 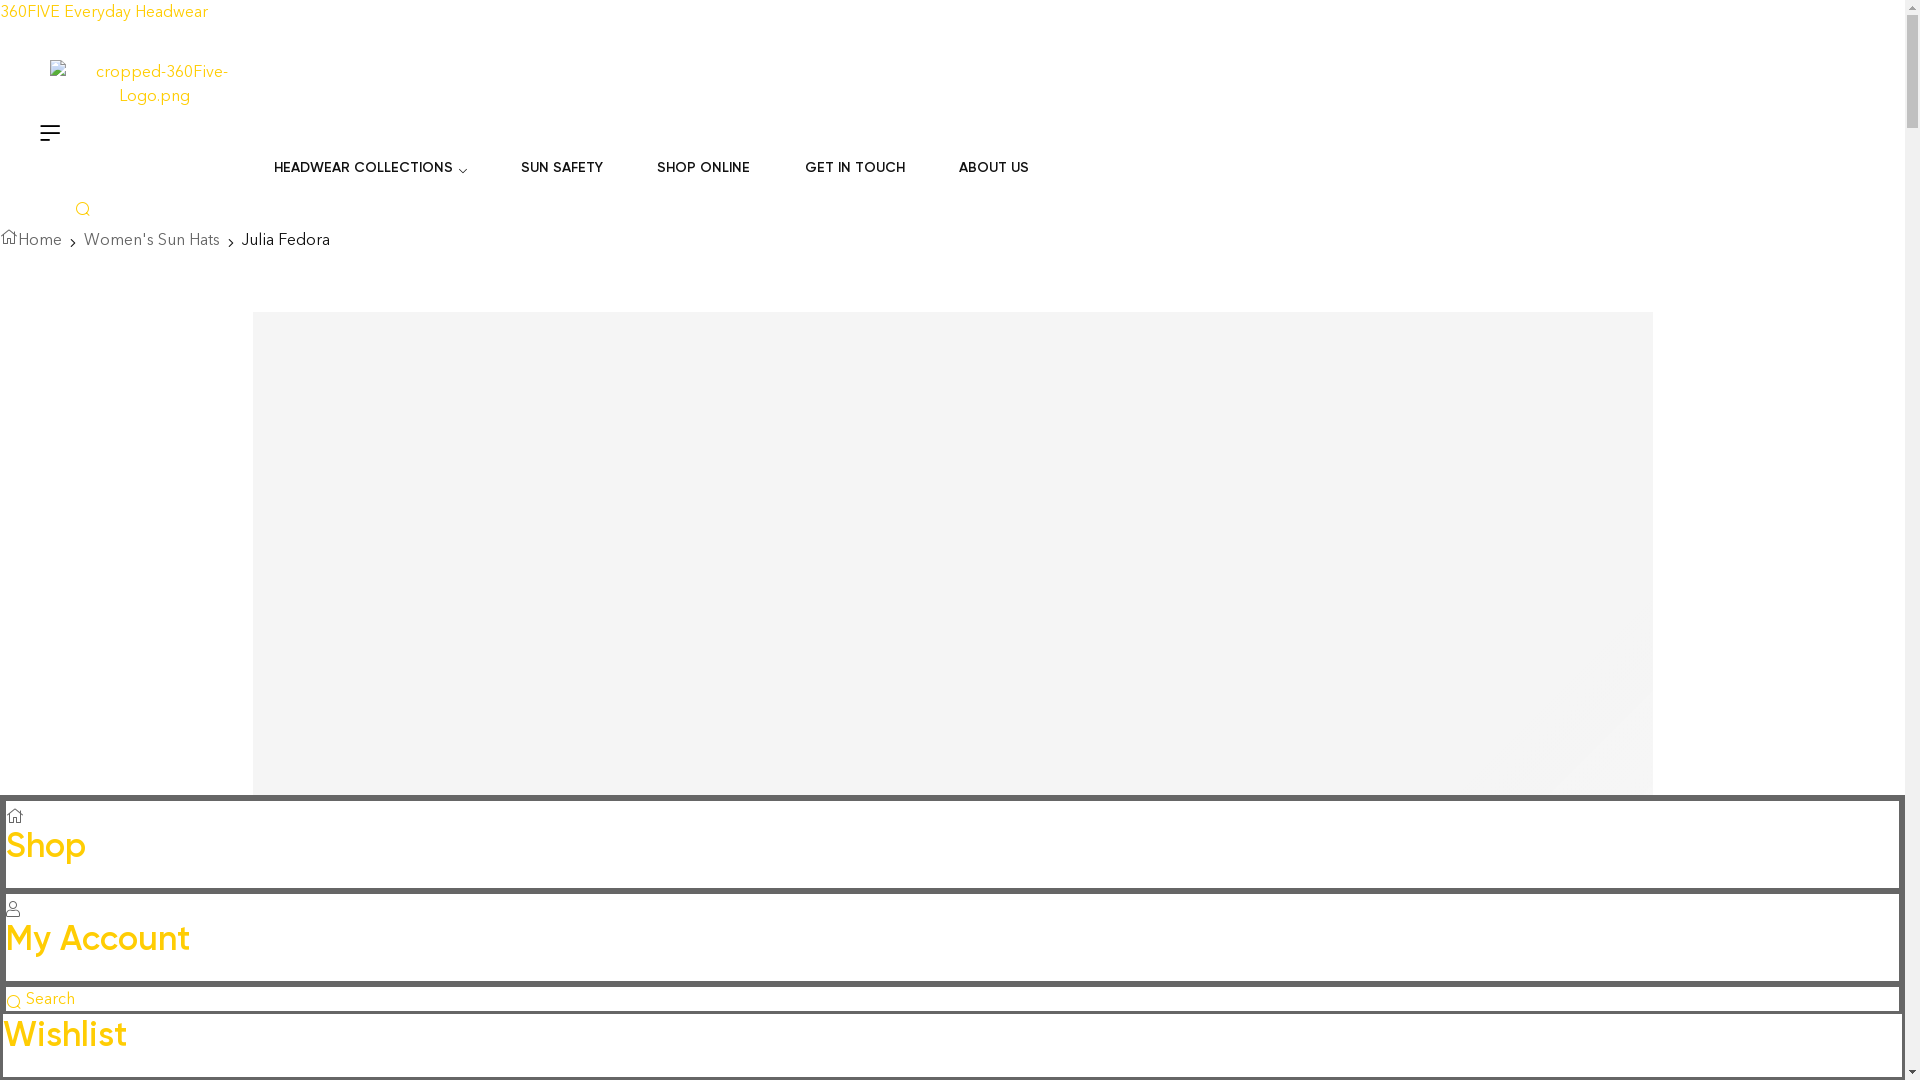 I want to click on '360FIVE Everyday Headwear', so click(x=103, y=11).